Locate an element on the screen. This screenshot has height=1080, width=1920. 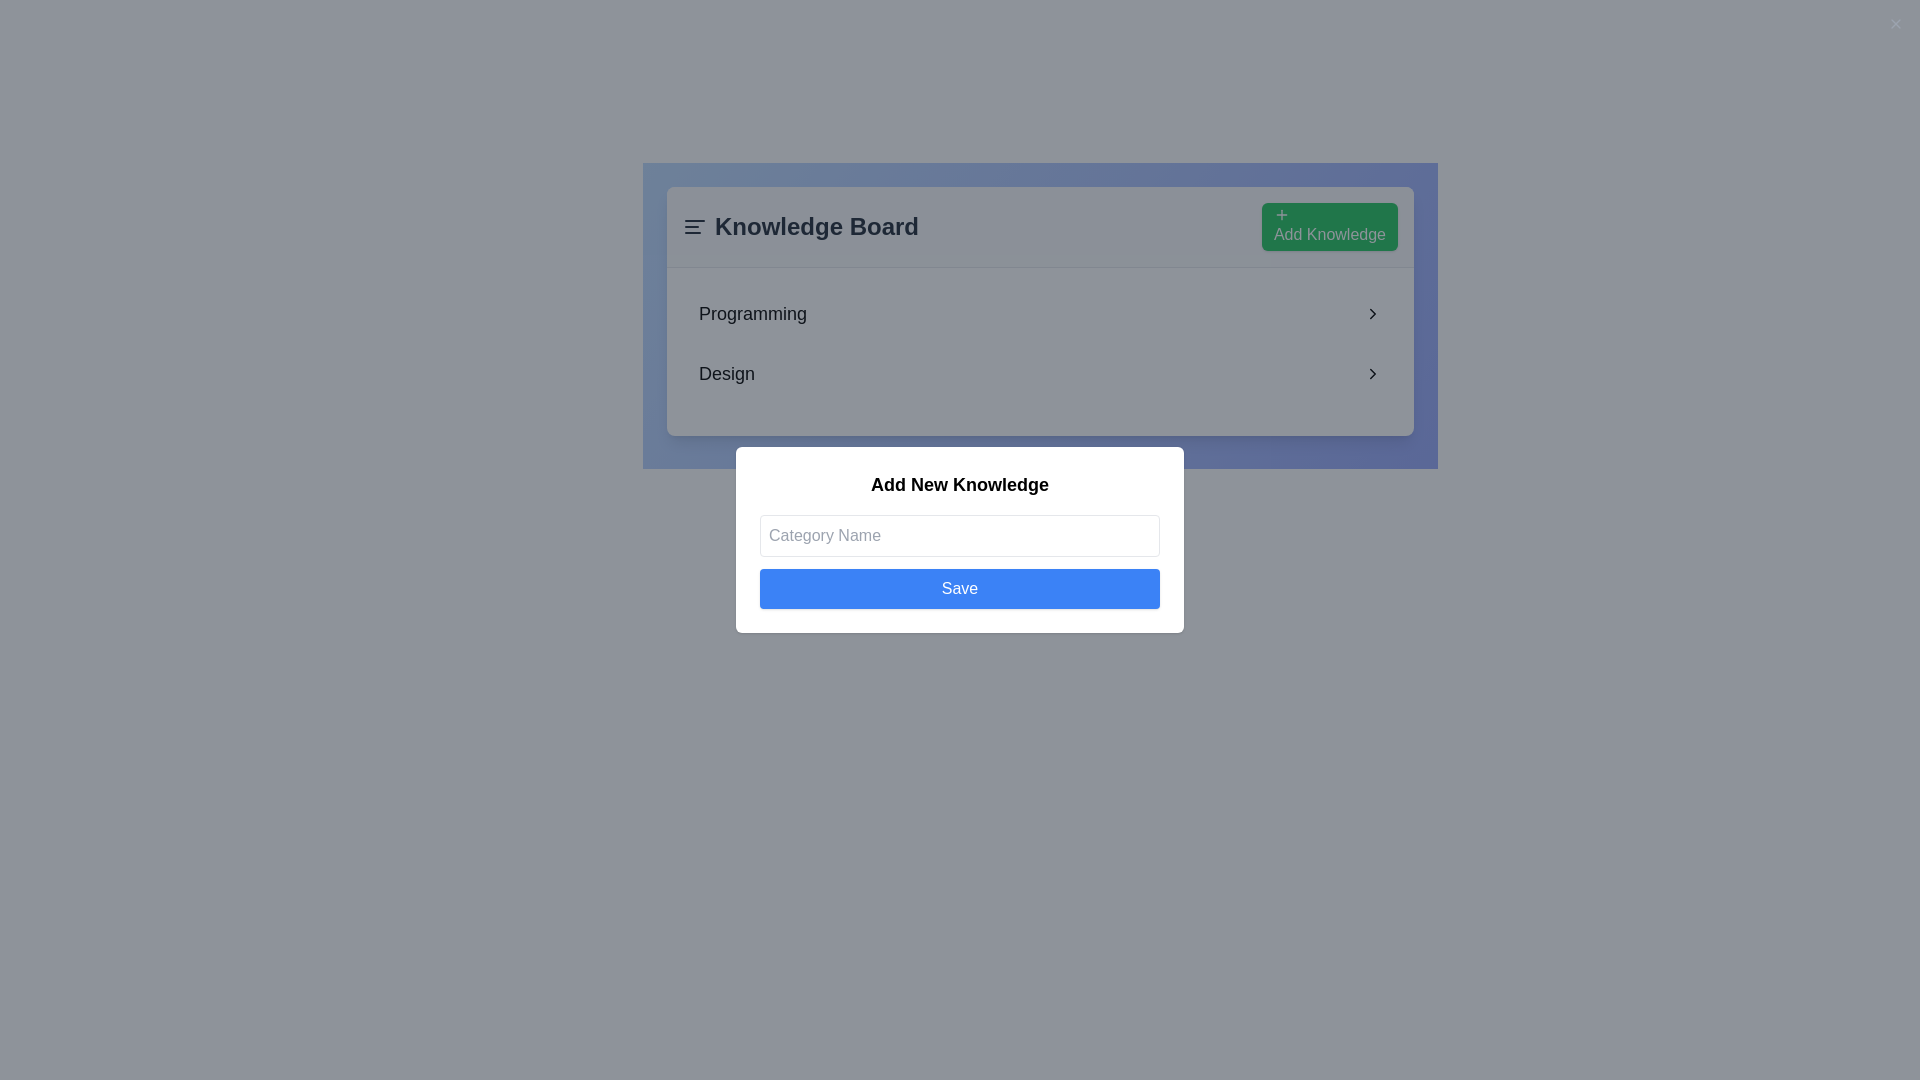
the save button located in the modal dialog box labeled 'Add New Knowledge', positioned beneath the 'Category Name' text input field to observe hover effects is located at coordinates (960, 588).